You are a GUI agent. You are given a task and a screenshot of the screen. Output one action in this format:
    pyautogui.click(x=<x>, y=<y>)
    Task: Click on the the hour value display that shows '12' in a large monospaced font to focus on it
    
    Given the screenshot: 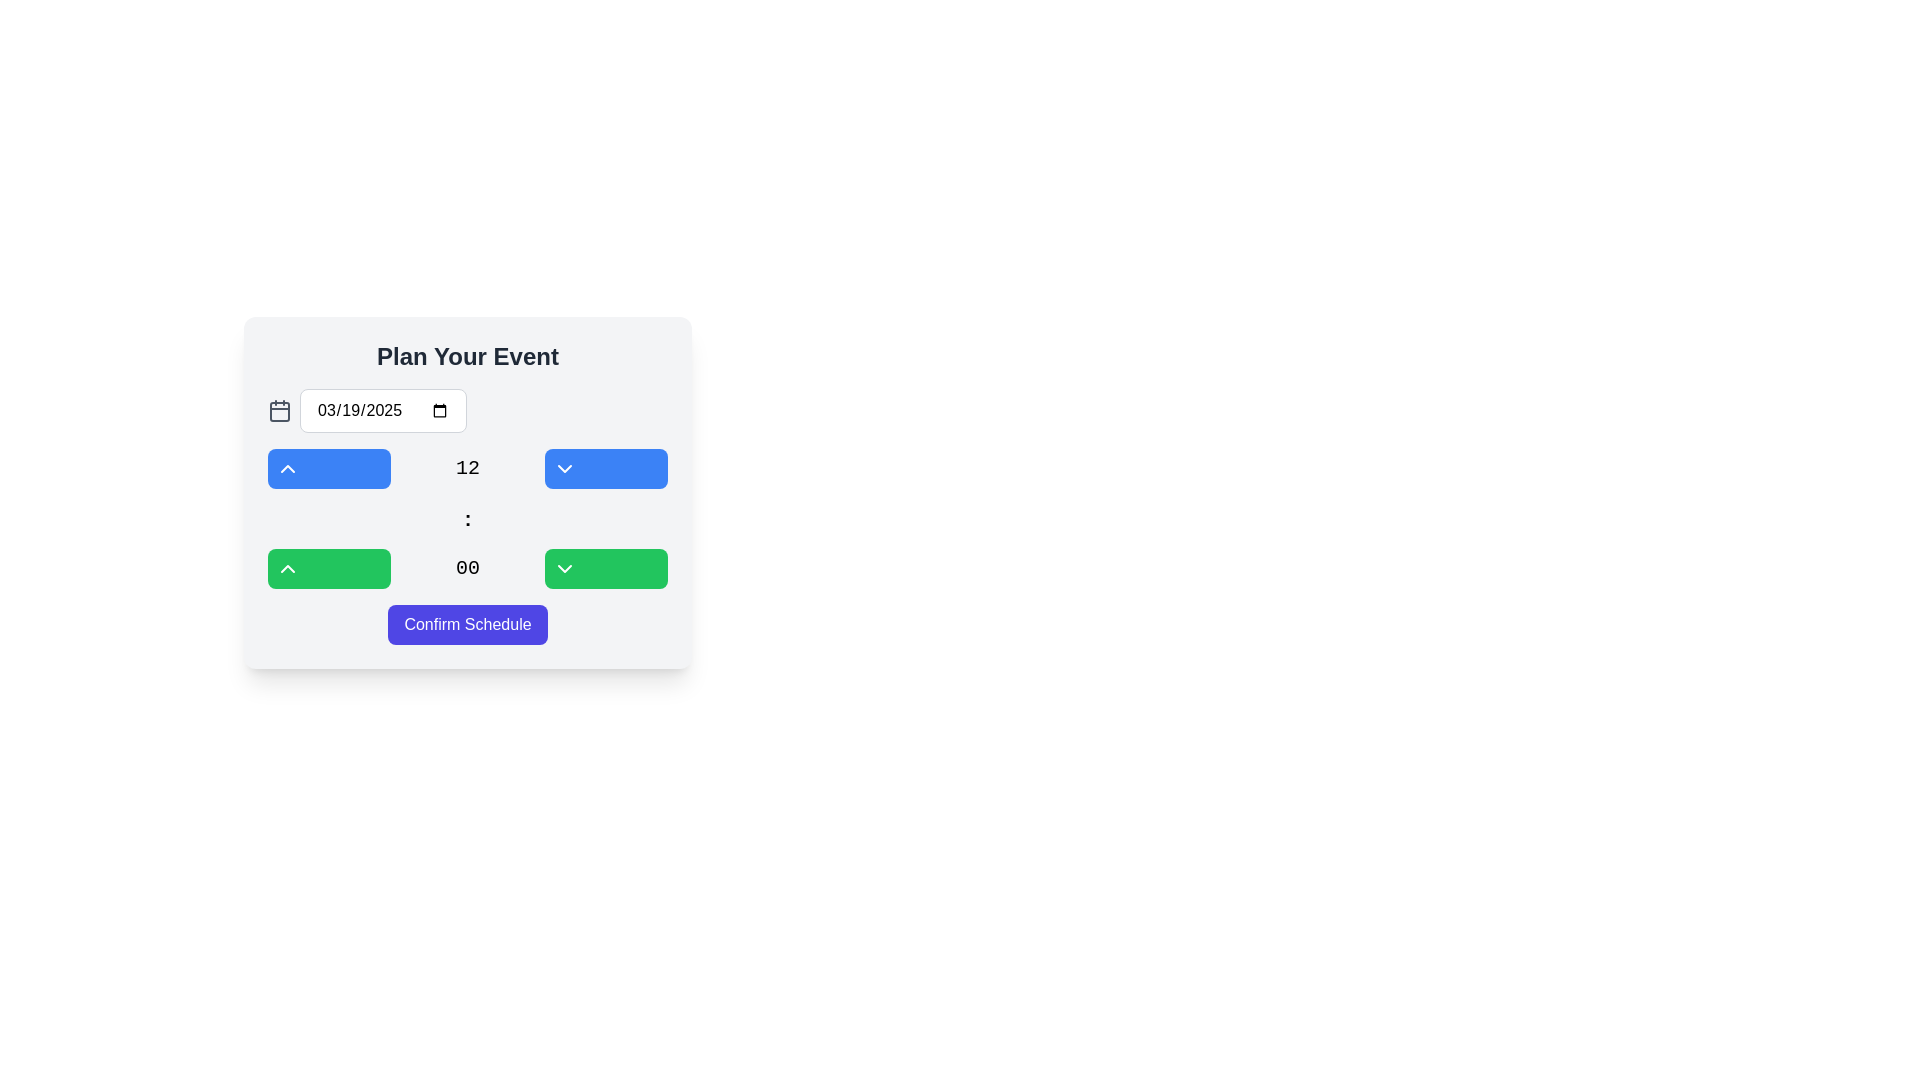 What is the action you would take?
    pyautogui.click(x=466, y=469)
    